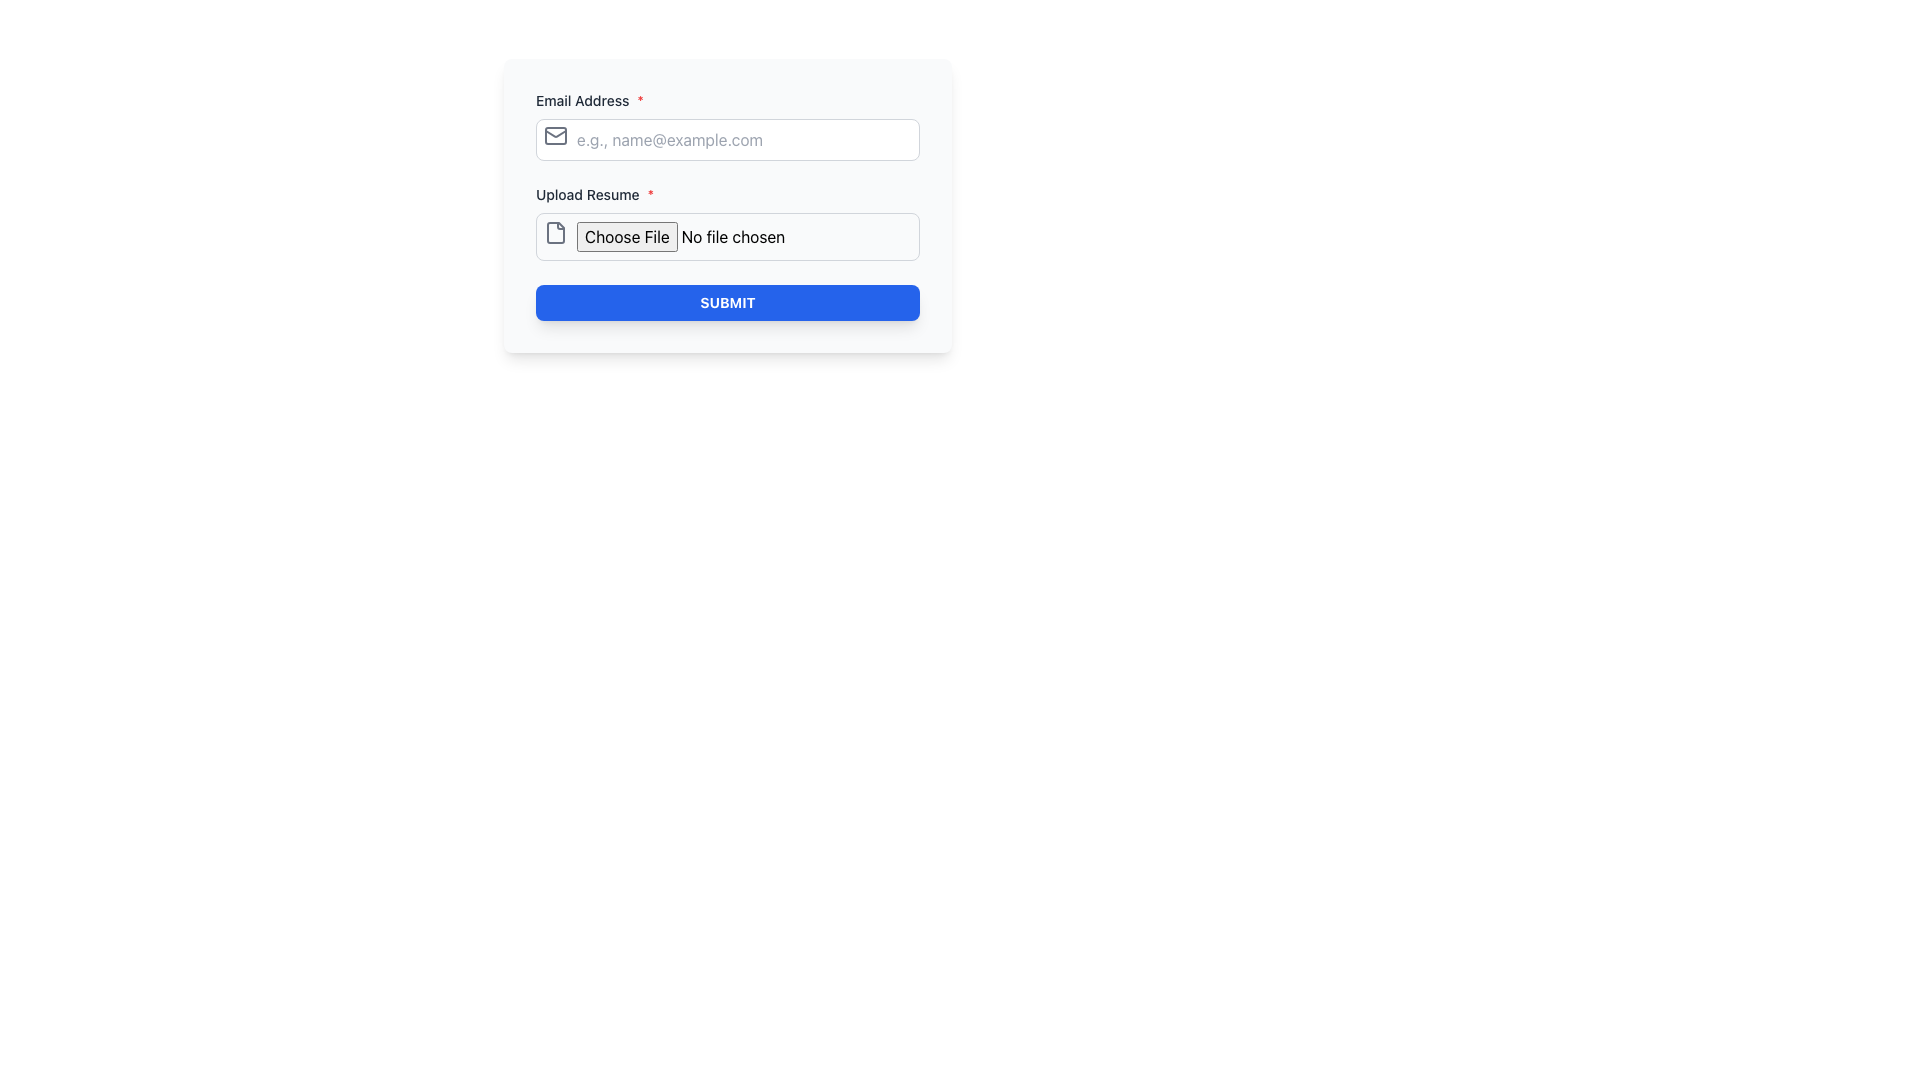 The width and height of the screenshot is (1920, 1080). Describe the element at coordinates (556, 231) in the screenshot. I see `the graphic icon resembling a page or document with a folded corner, located next to the 'Choose File' button in the 'Upload Resume' section` at that location.